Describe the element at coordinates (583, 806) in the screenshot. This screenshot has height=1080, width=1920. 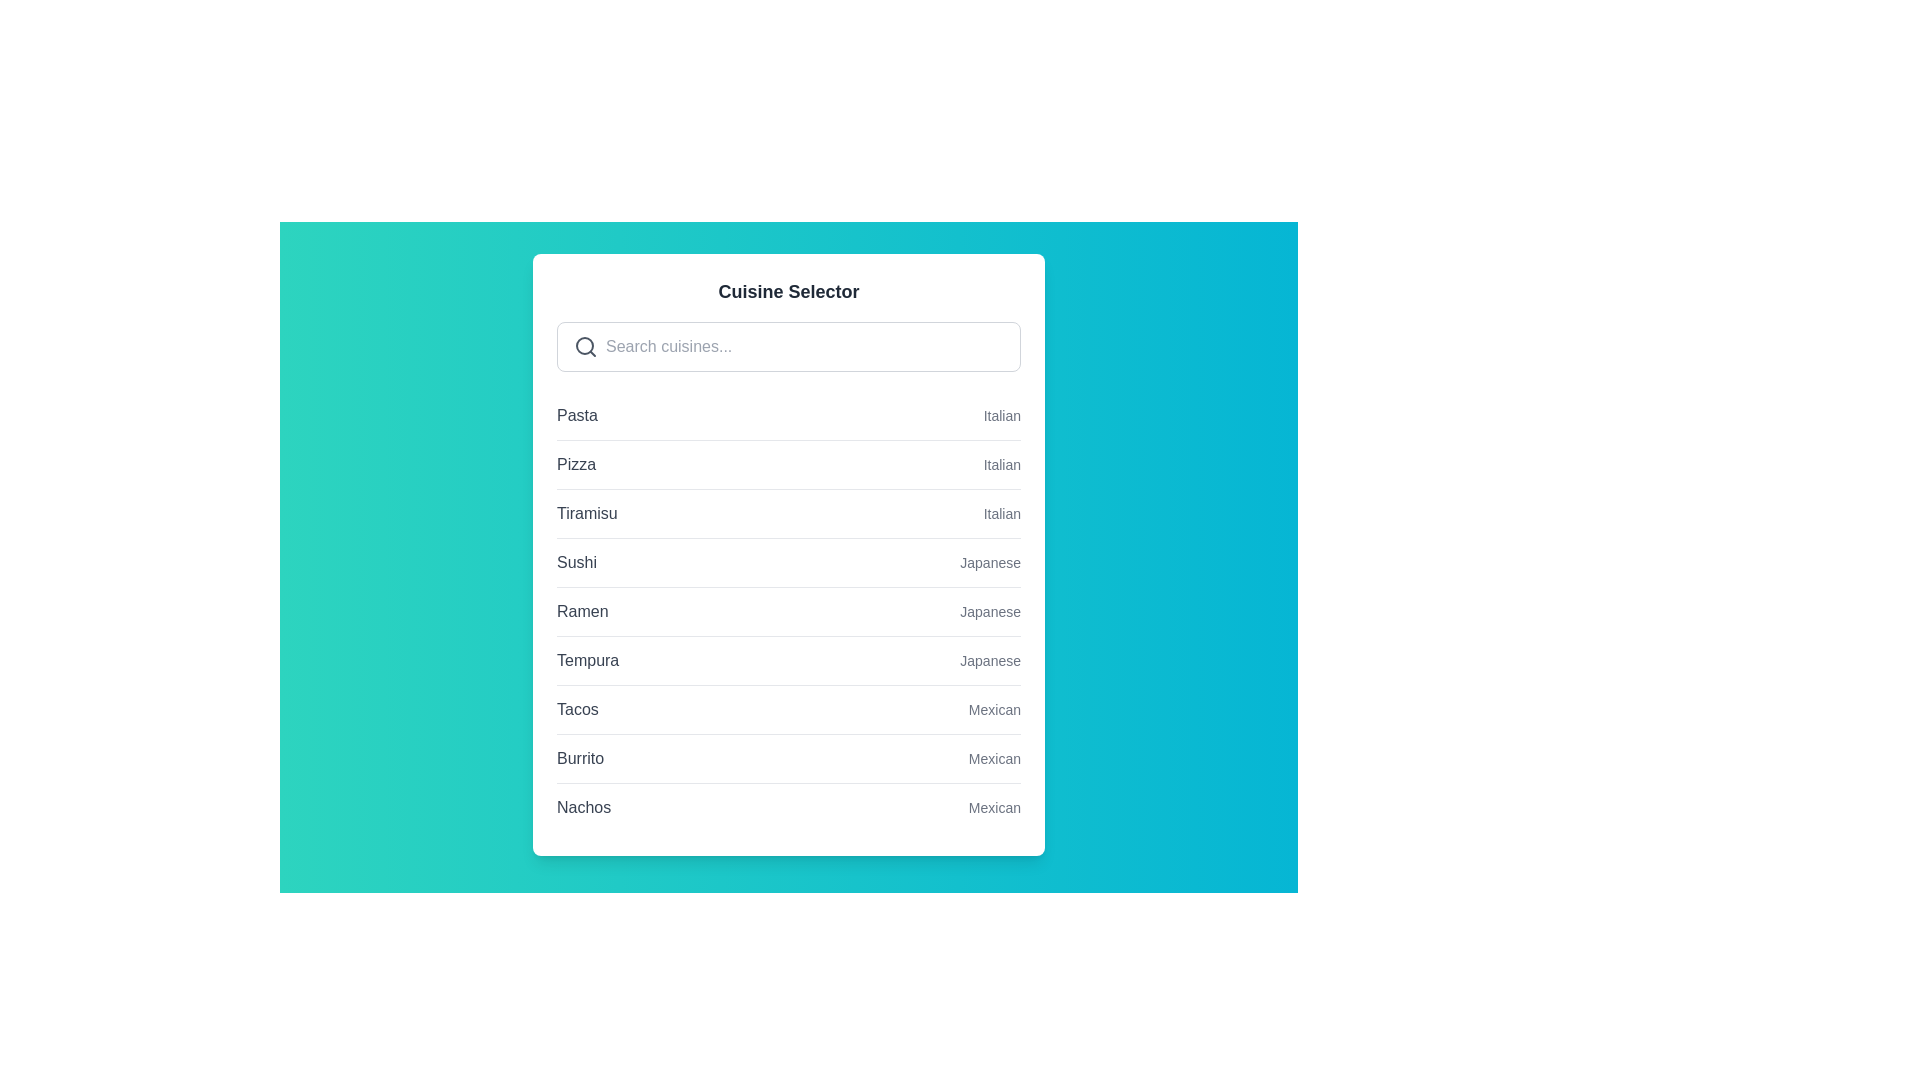
I see `text label displaying 'Nachos' in medium gray font, located in the bottom-most row of the list labeled 'NachosMexican'` at that location.